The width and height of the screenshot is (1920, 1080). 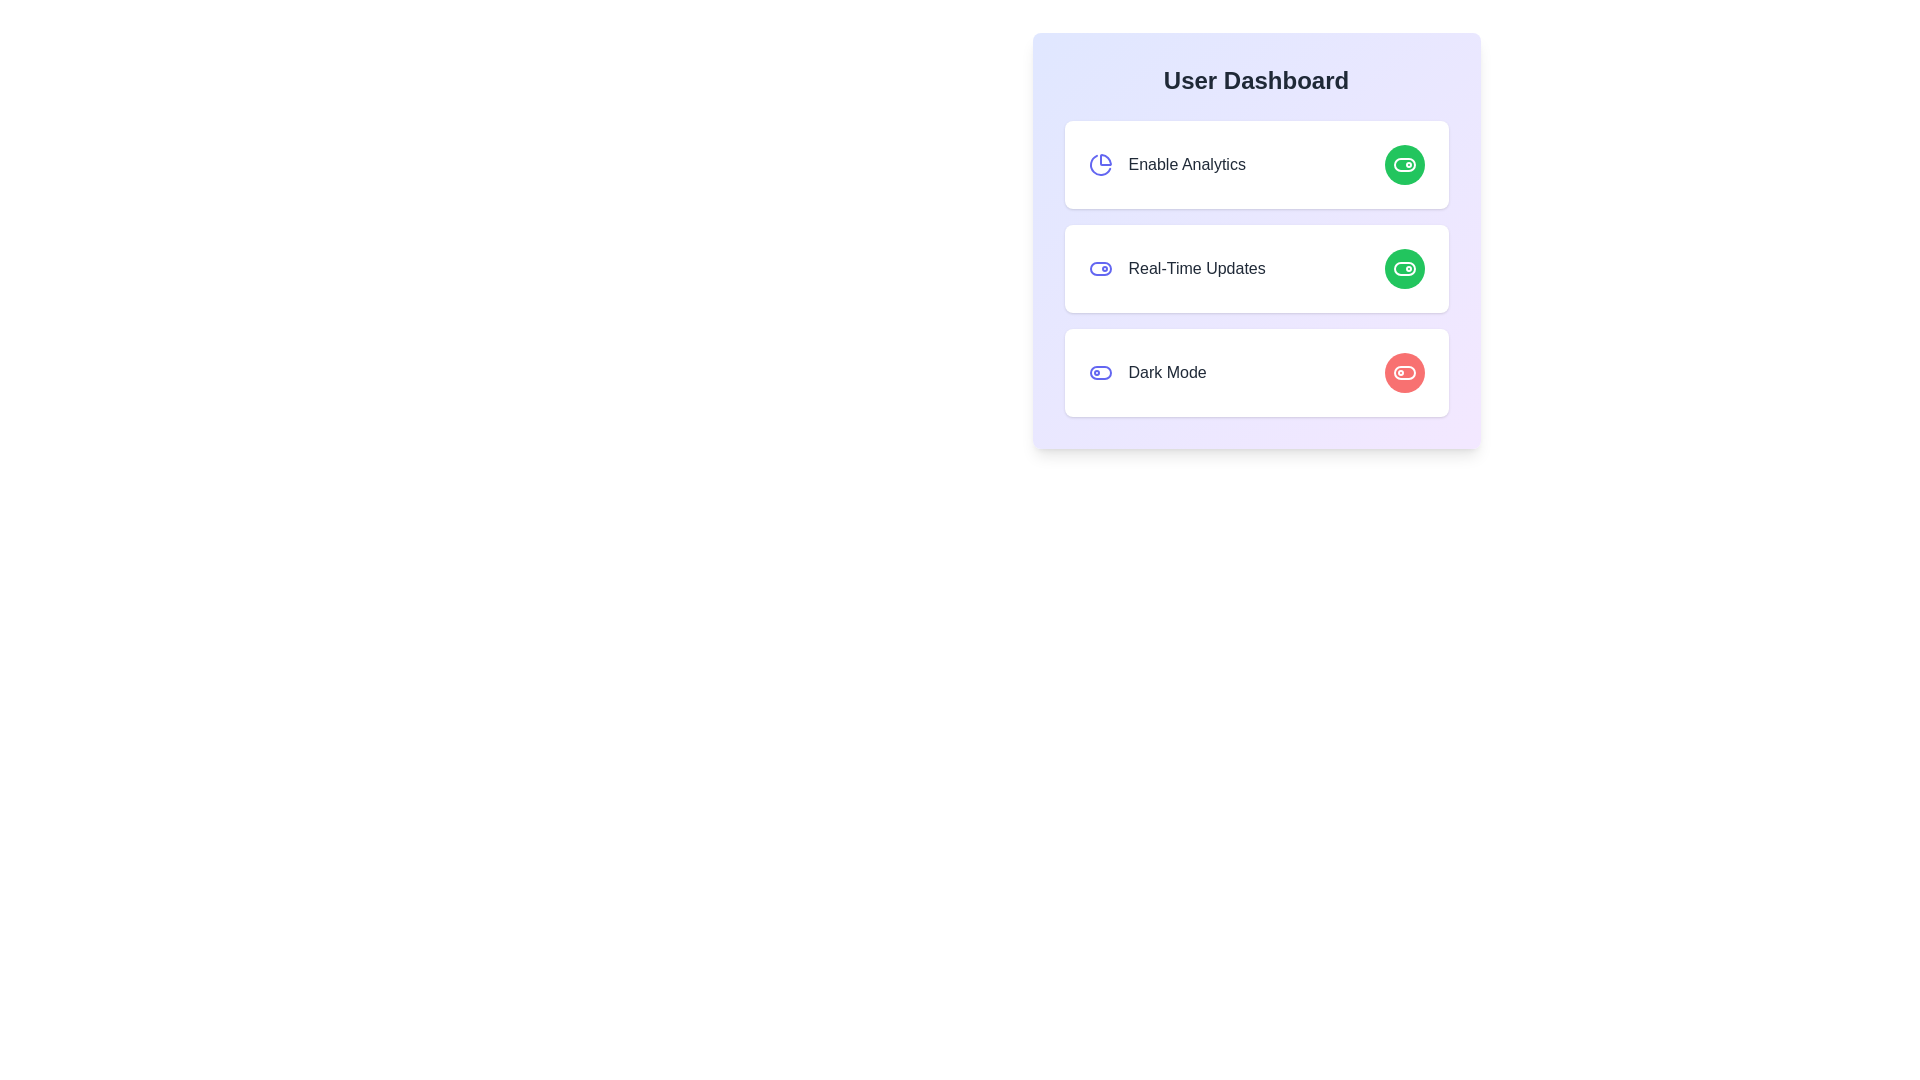 What do you see at coordinates (1167, 373) in the screenshot?
I see `the 'Dark Mode' text label in the User Dashboard card, which is visually emphasized in dark gray sans-serif font, located between a blue link icon and a circular red eye button` at bounding box center [1167, 373].